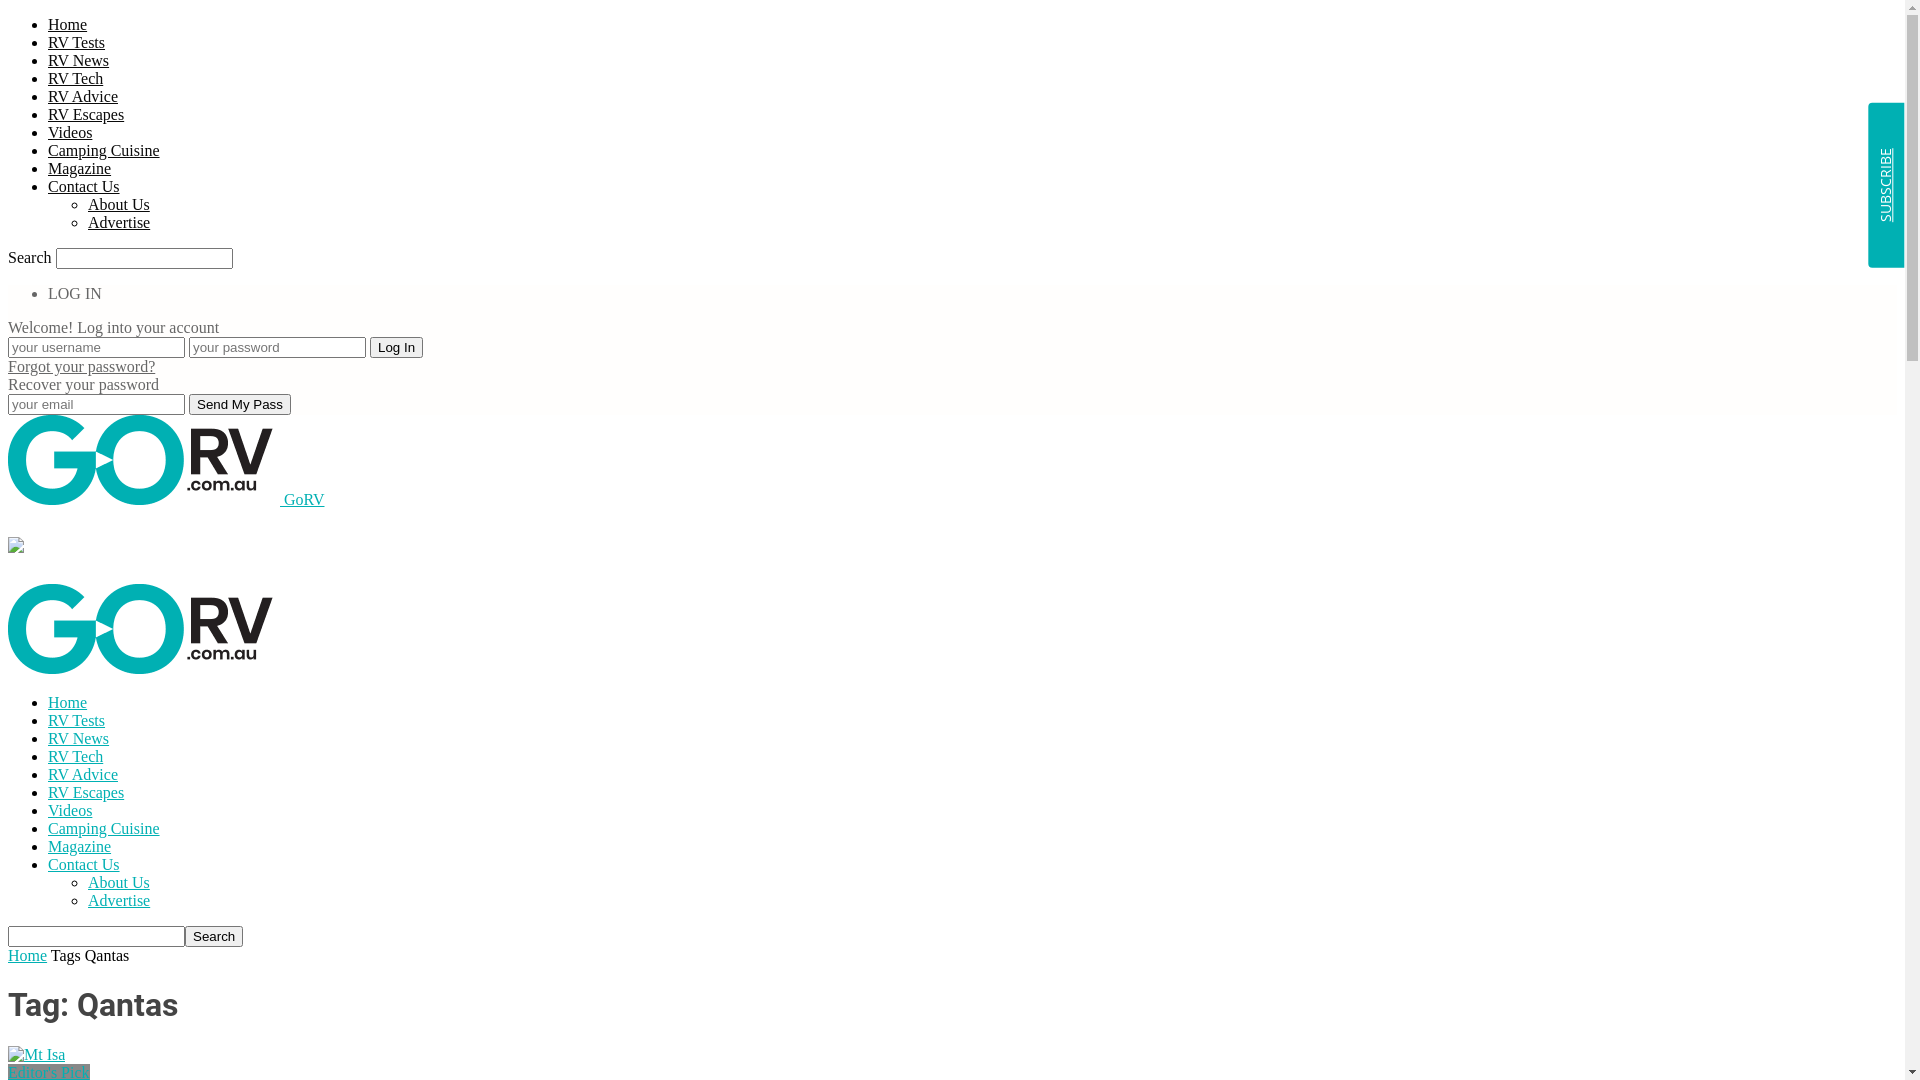  I want to click on 'RV News', so click(78, 59).